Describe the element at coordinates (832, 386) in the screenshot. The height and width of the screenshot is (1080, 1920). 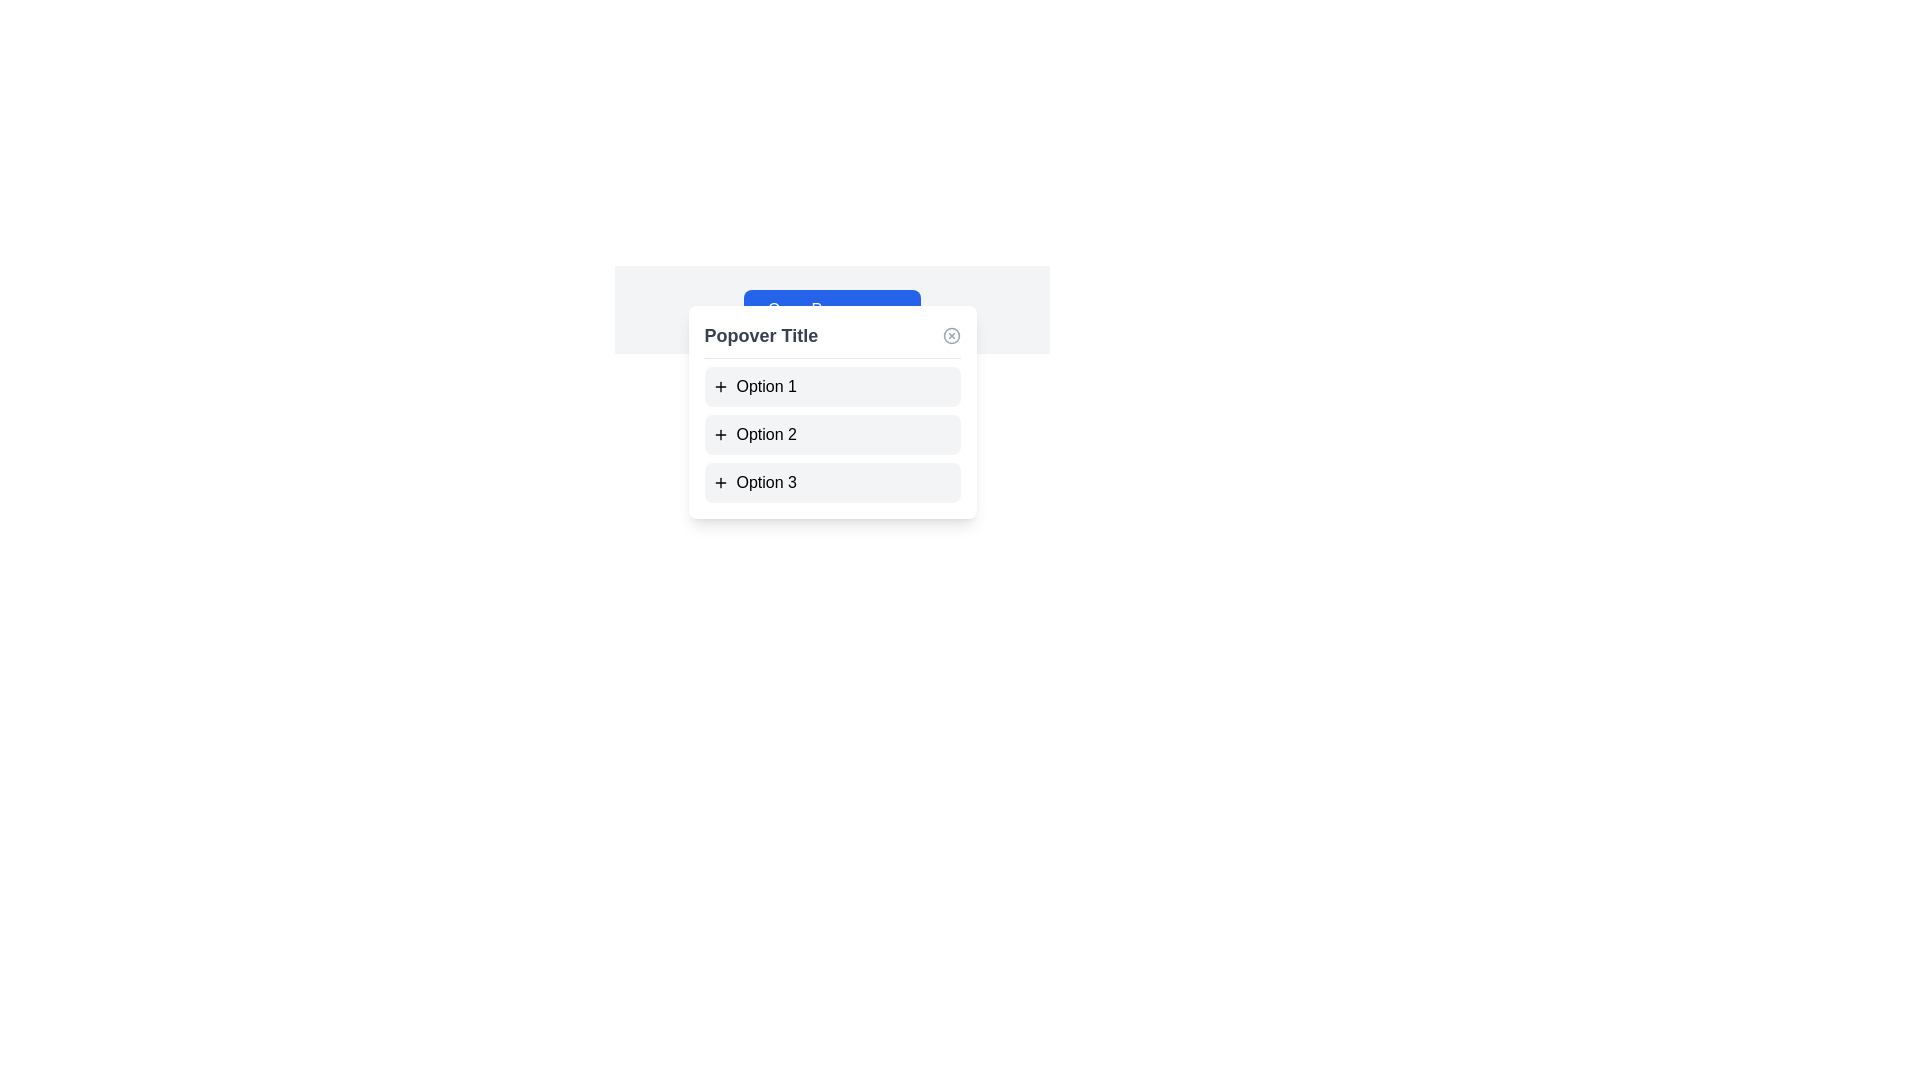
I see `the first selectable option button in the popover, located directly beneath 'Popover Title'` at that location.